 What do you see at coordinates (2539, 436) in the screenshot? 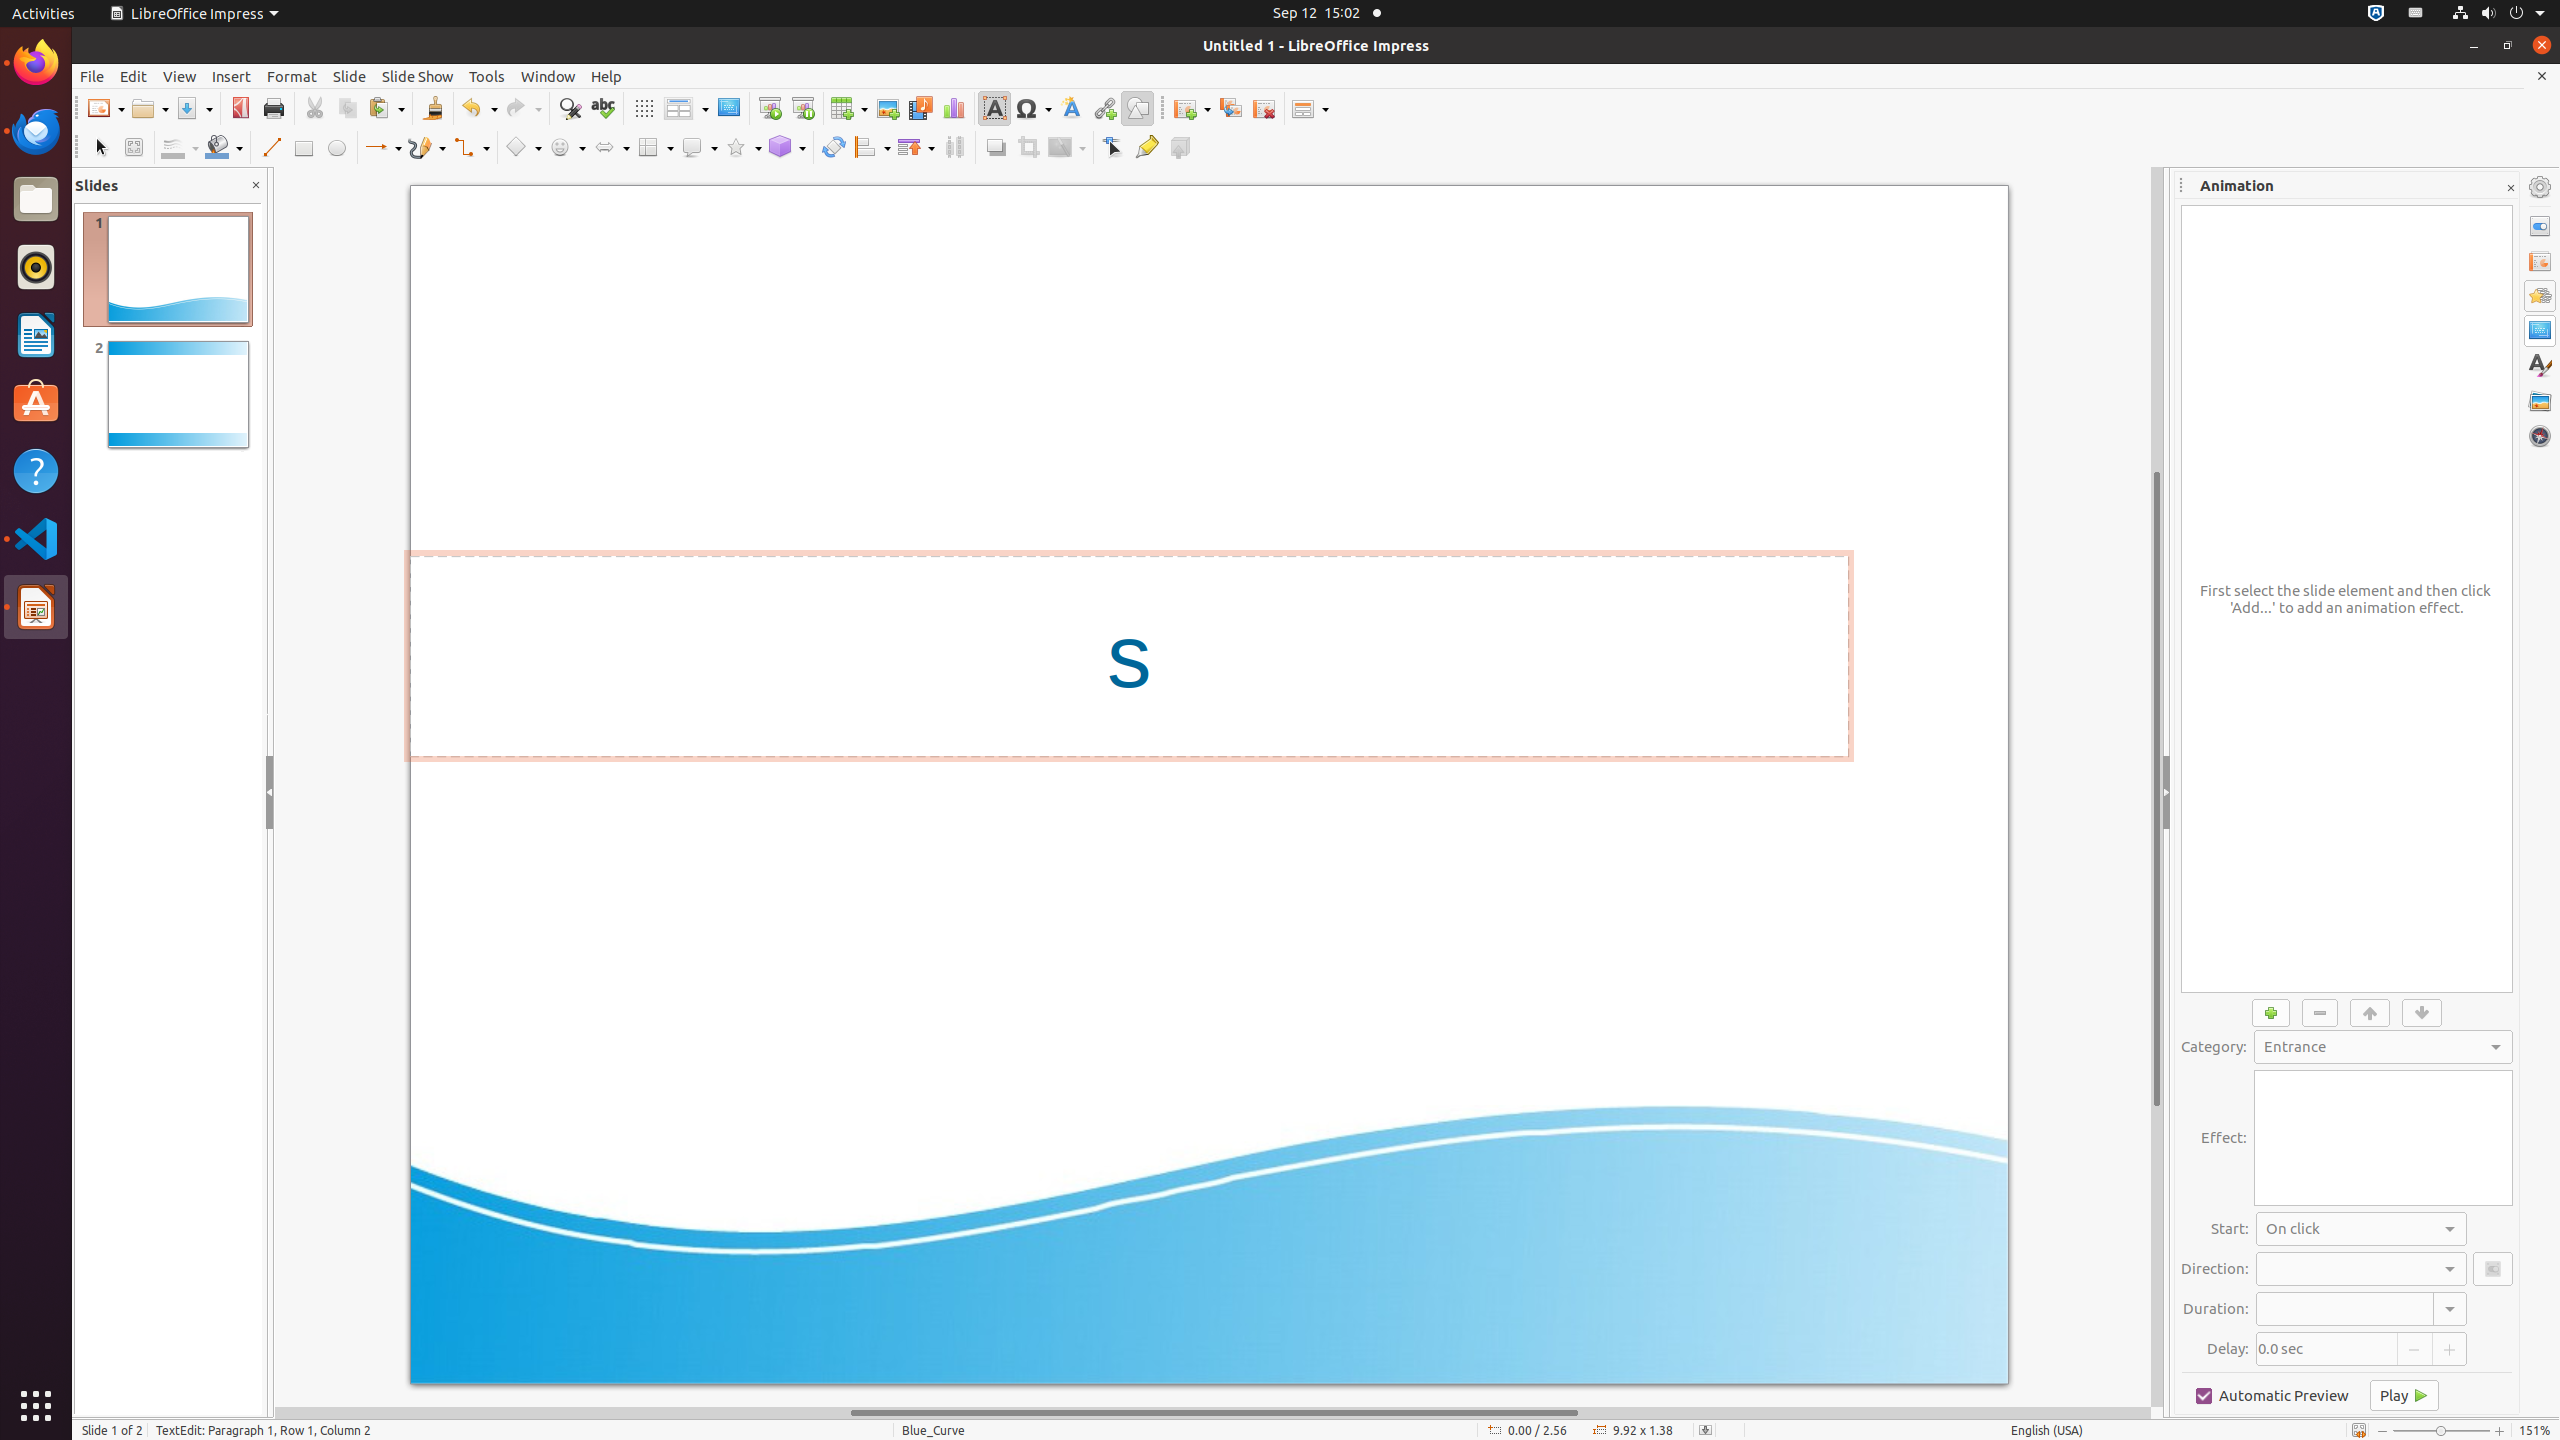
I see `'Navigator'` at bounding box center [2539, 436].